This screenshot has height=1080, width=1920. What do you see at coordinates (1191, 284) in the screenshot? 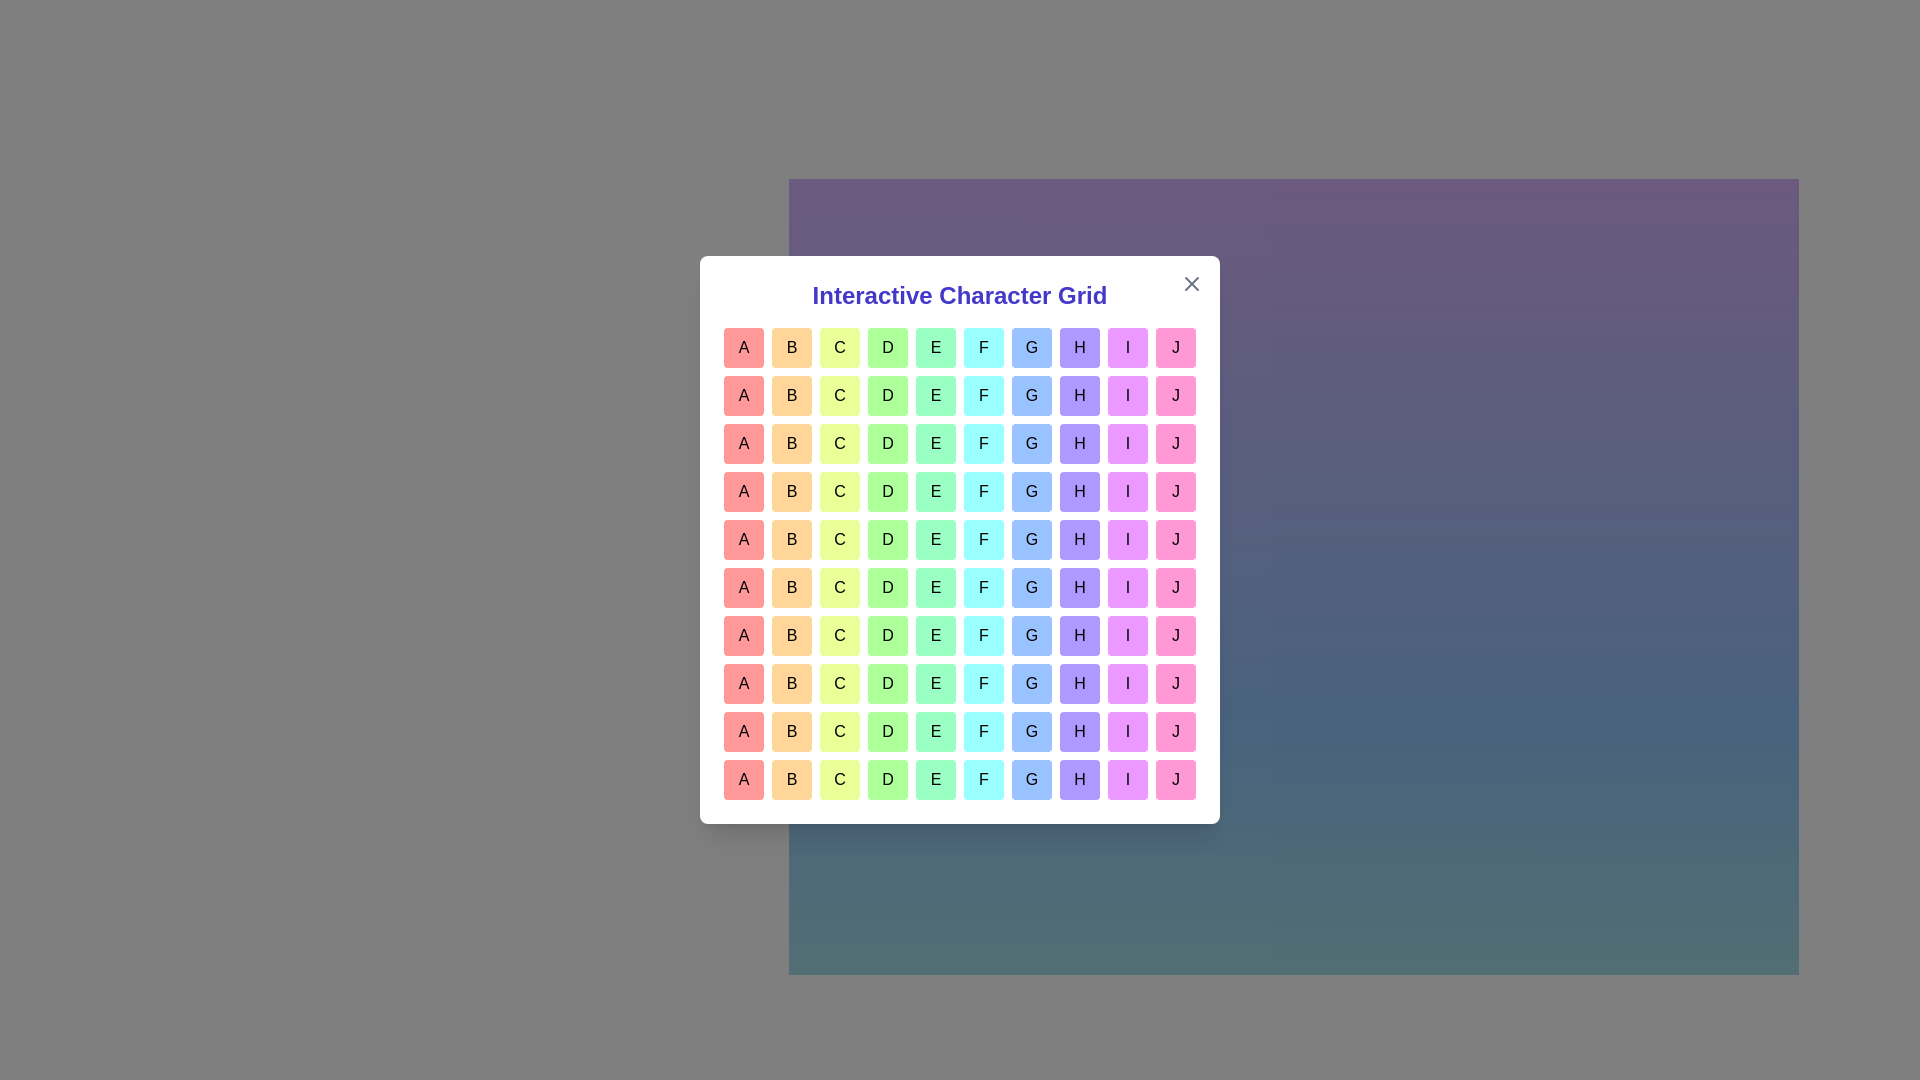
I see `the close button to dismiss the dialog` at bounding box center [1191, 284].